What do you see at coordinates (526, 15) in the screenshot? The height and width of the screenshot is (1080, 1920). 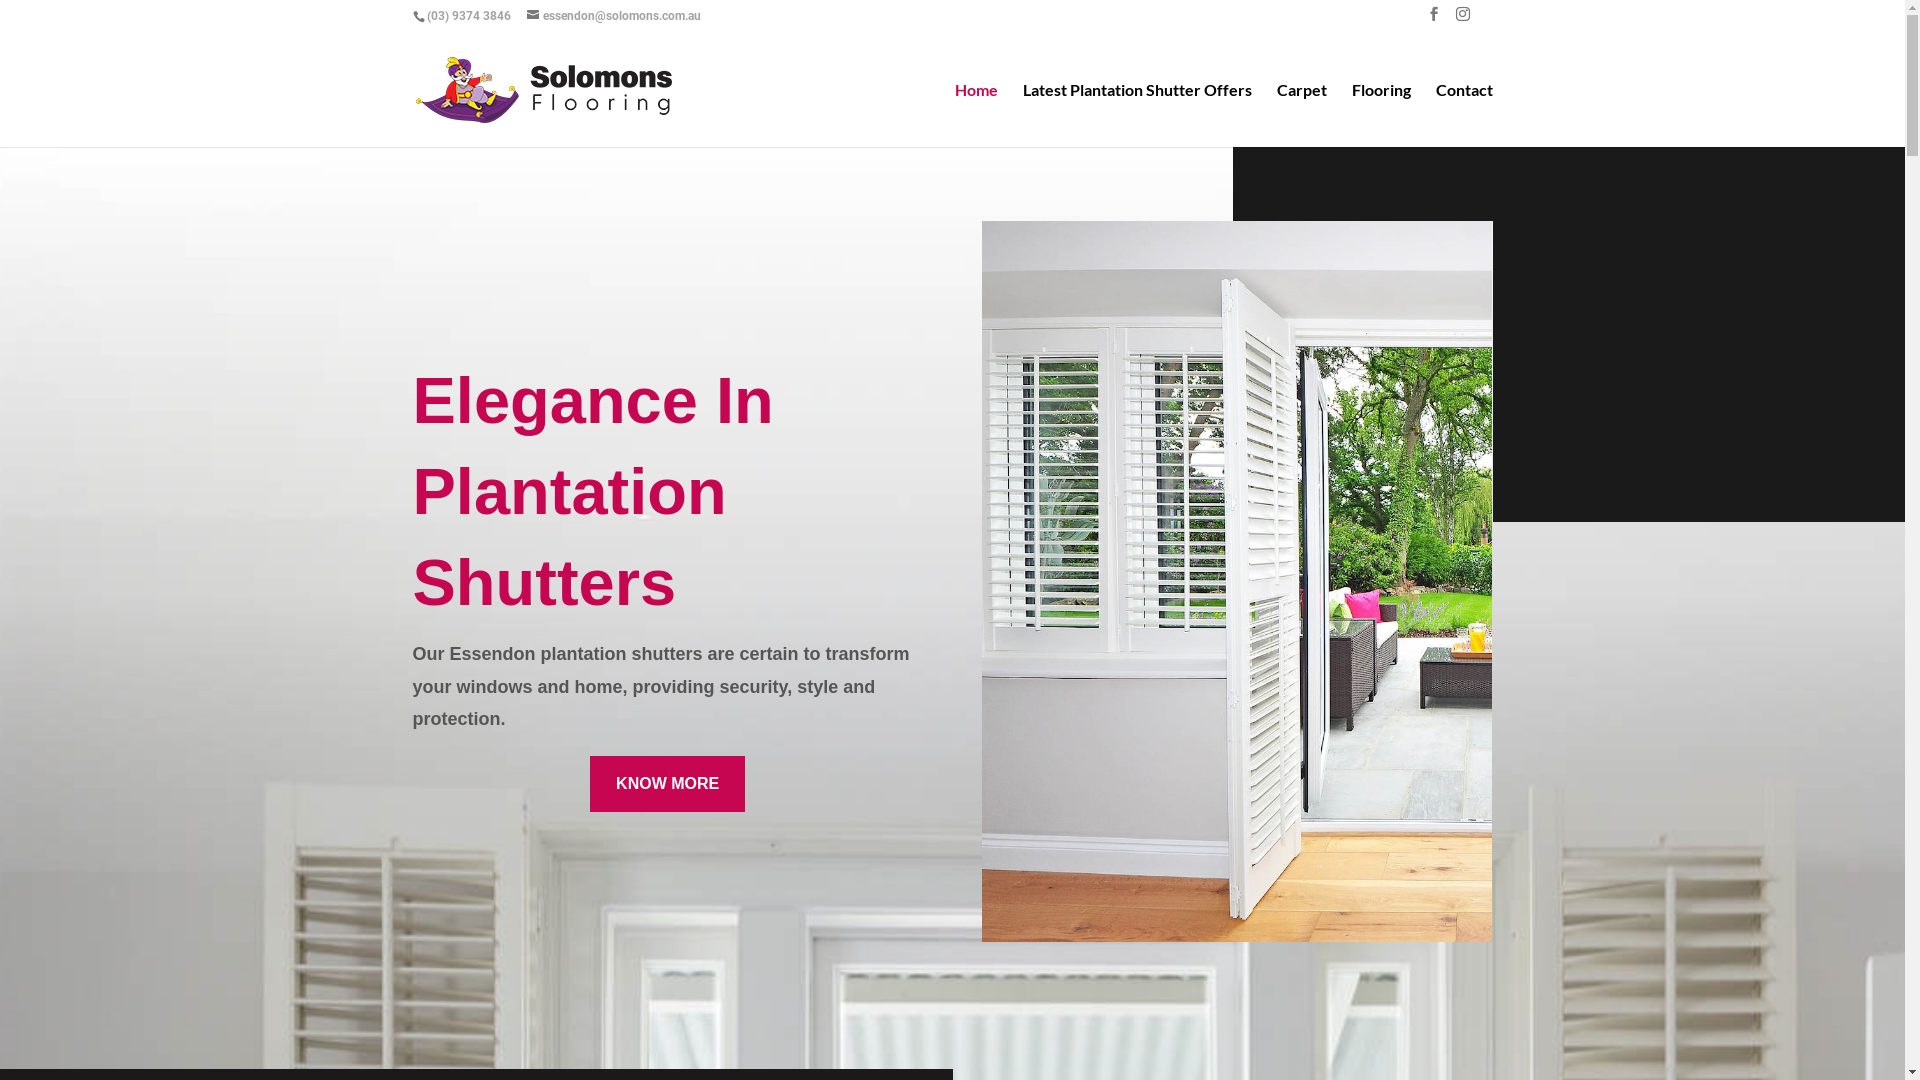 I see `'essendon@solomons.com.au'` at bounding box center [526, 15].